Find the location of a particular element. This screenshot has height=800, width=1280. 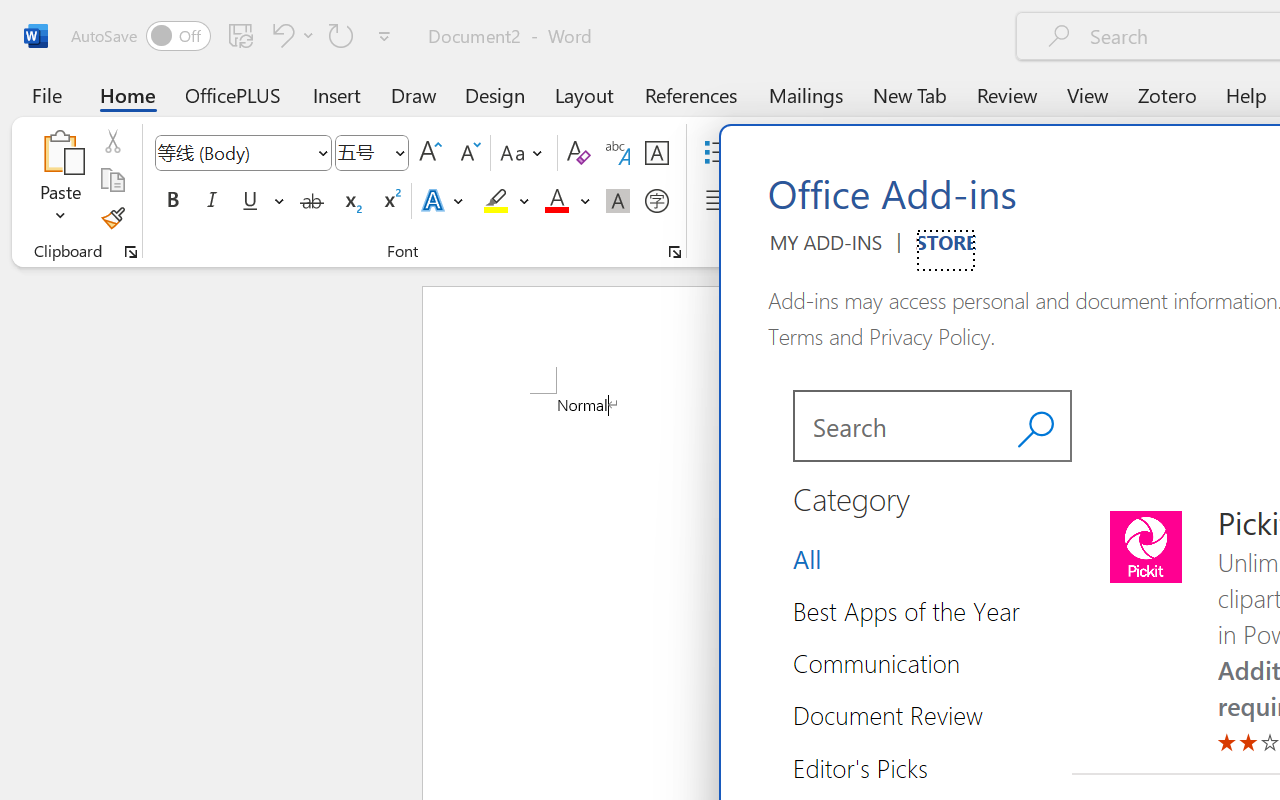

'Copy' is located at coordinates (111, 179).